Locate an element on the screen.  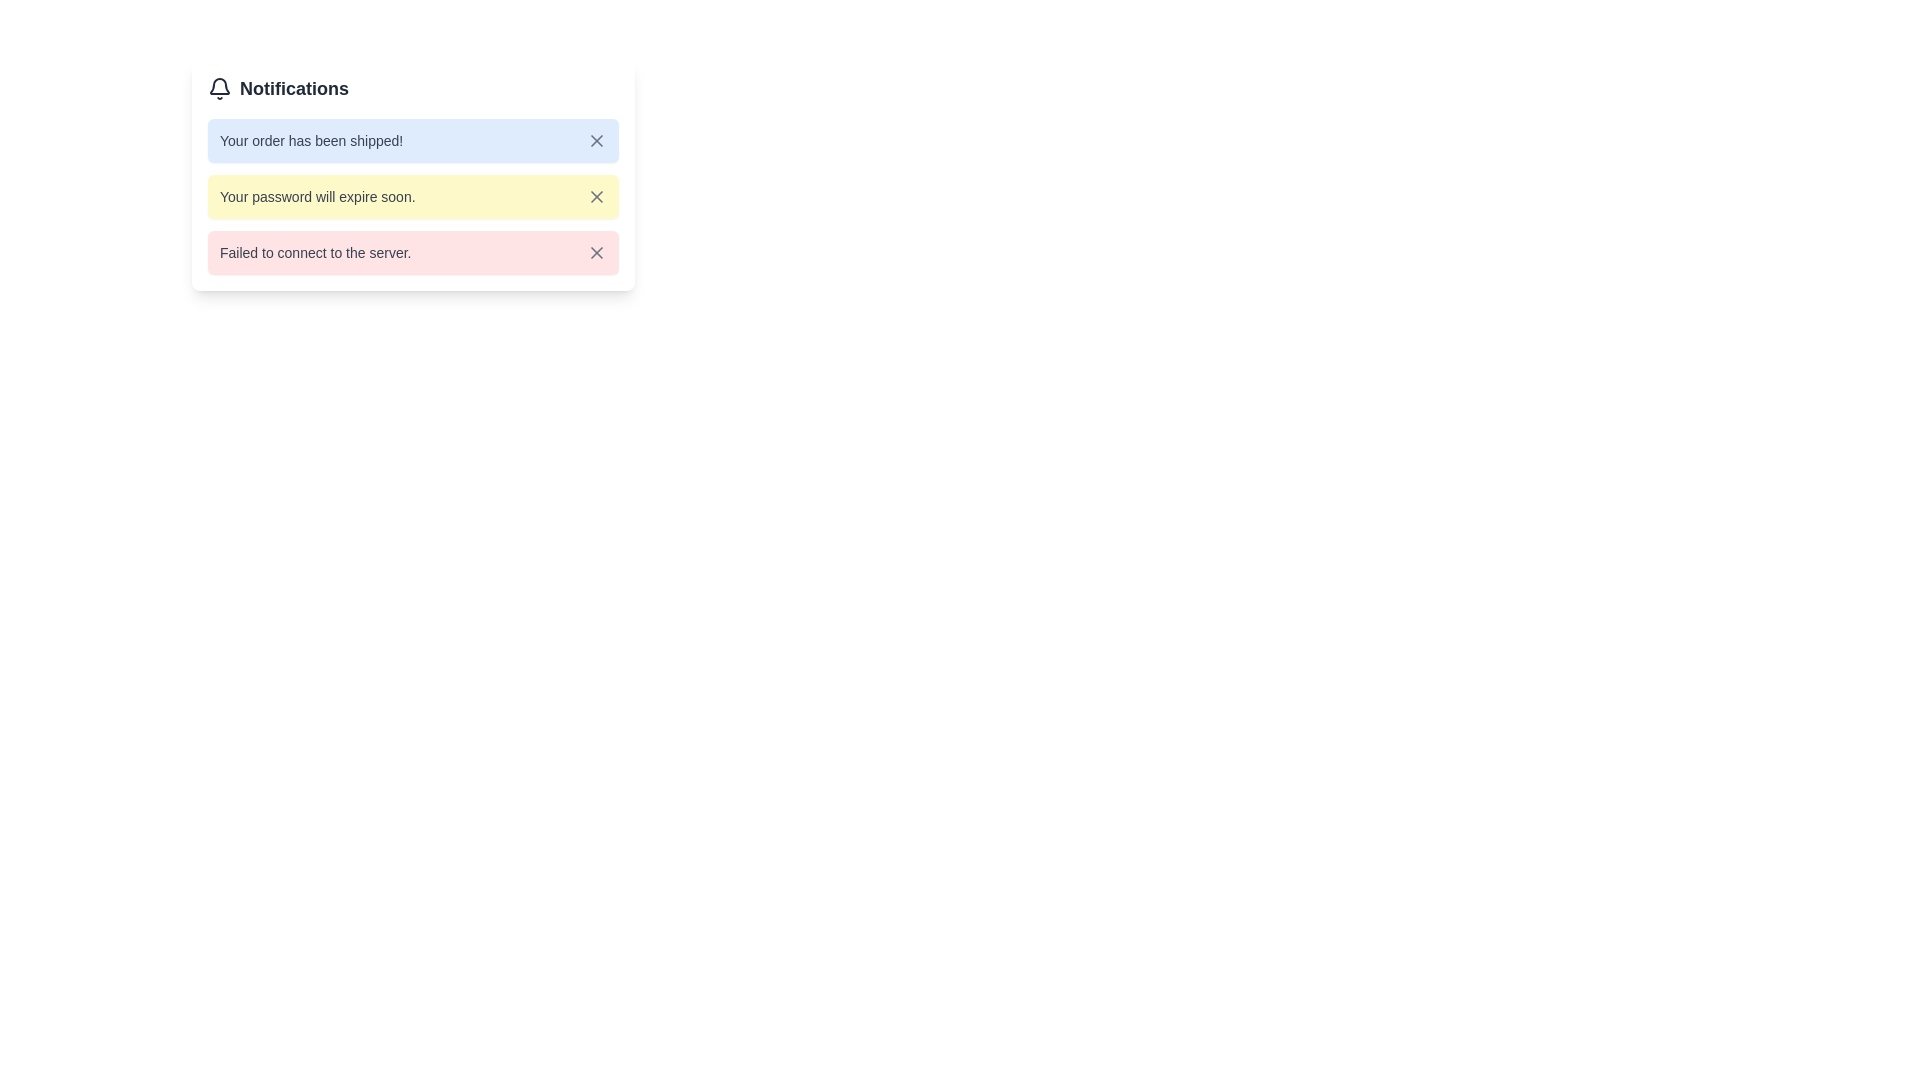
the Close icon located in the top-right corner of the third notification with a red background and the text 'Failed to connect to the server' is located at coordinates (595, 252).